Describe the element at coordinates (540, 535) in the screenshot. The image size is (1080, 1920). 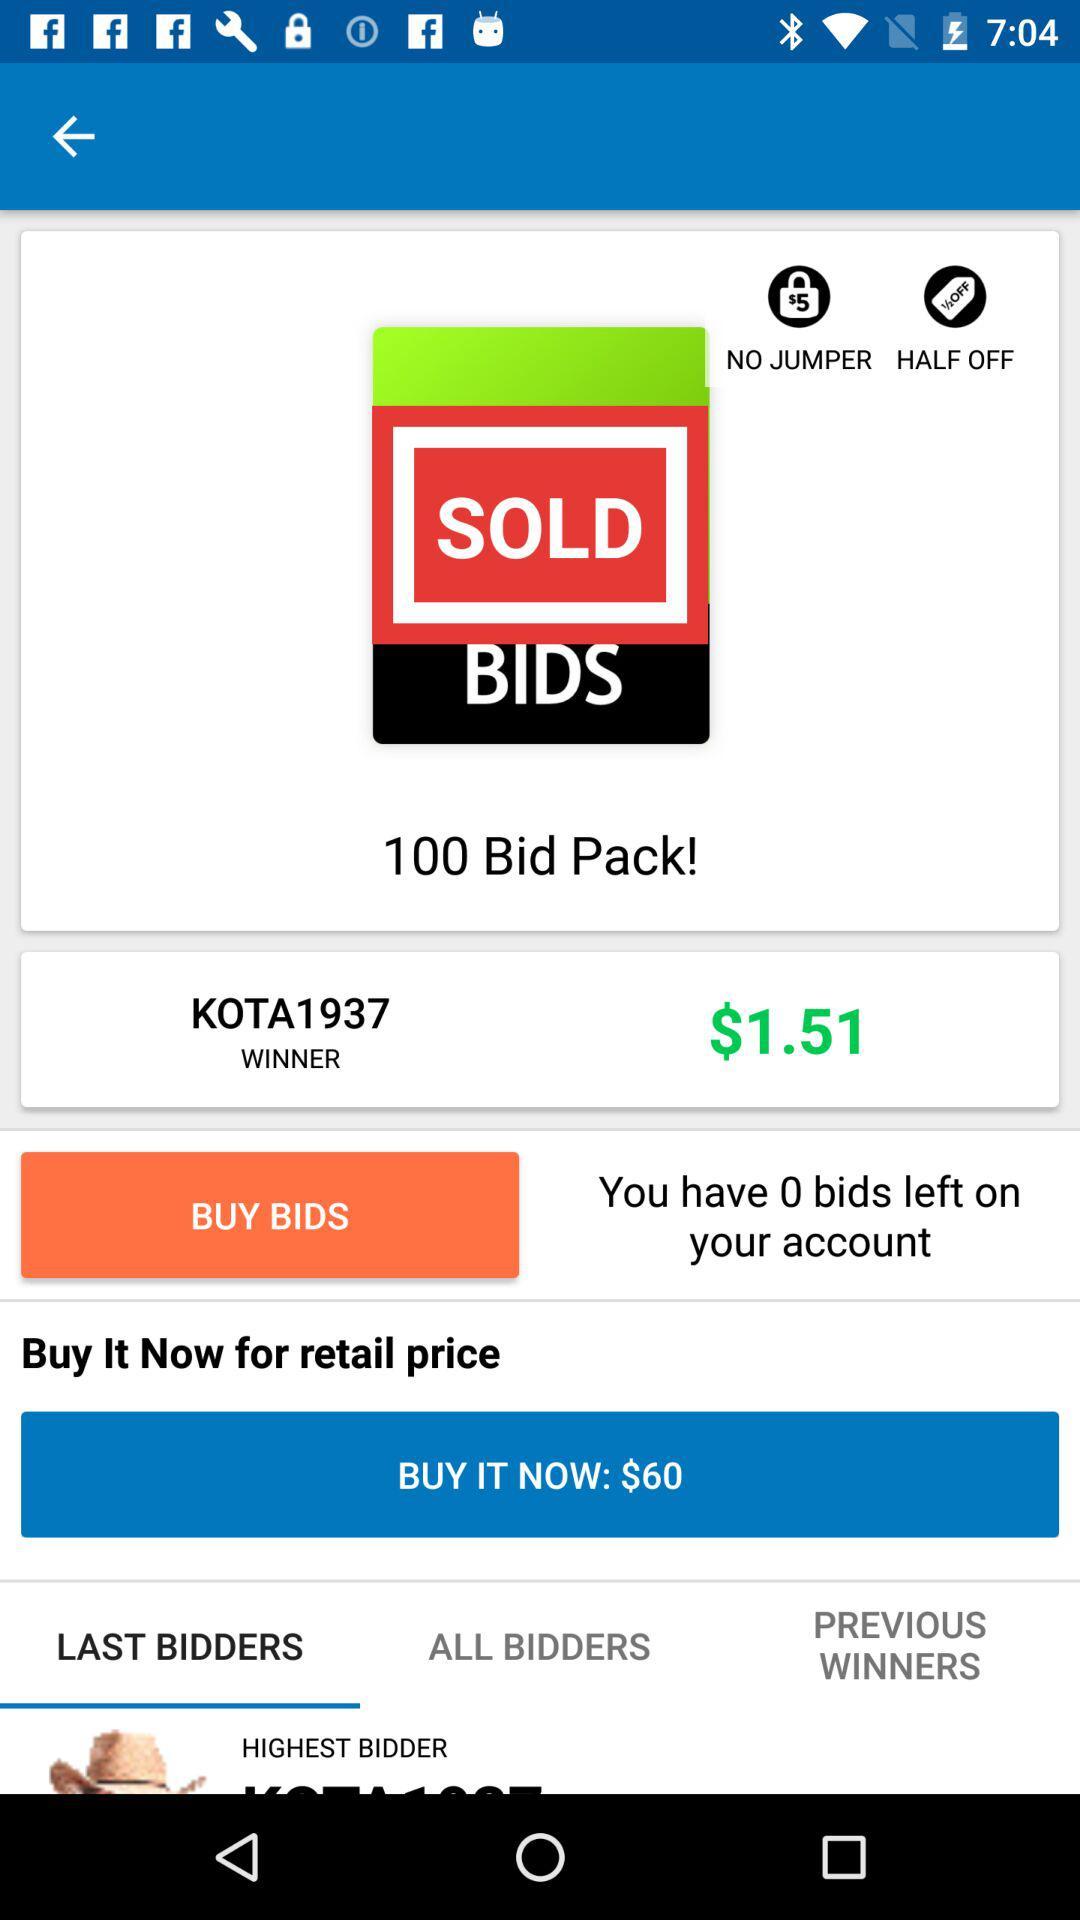
I see `icon above 100 bid pack! item` at that location.